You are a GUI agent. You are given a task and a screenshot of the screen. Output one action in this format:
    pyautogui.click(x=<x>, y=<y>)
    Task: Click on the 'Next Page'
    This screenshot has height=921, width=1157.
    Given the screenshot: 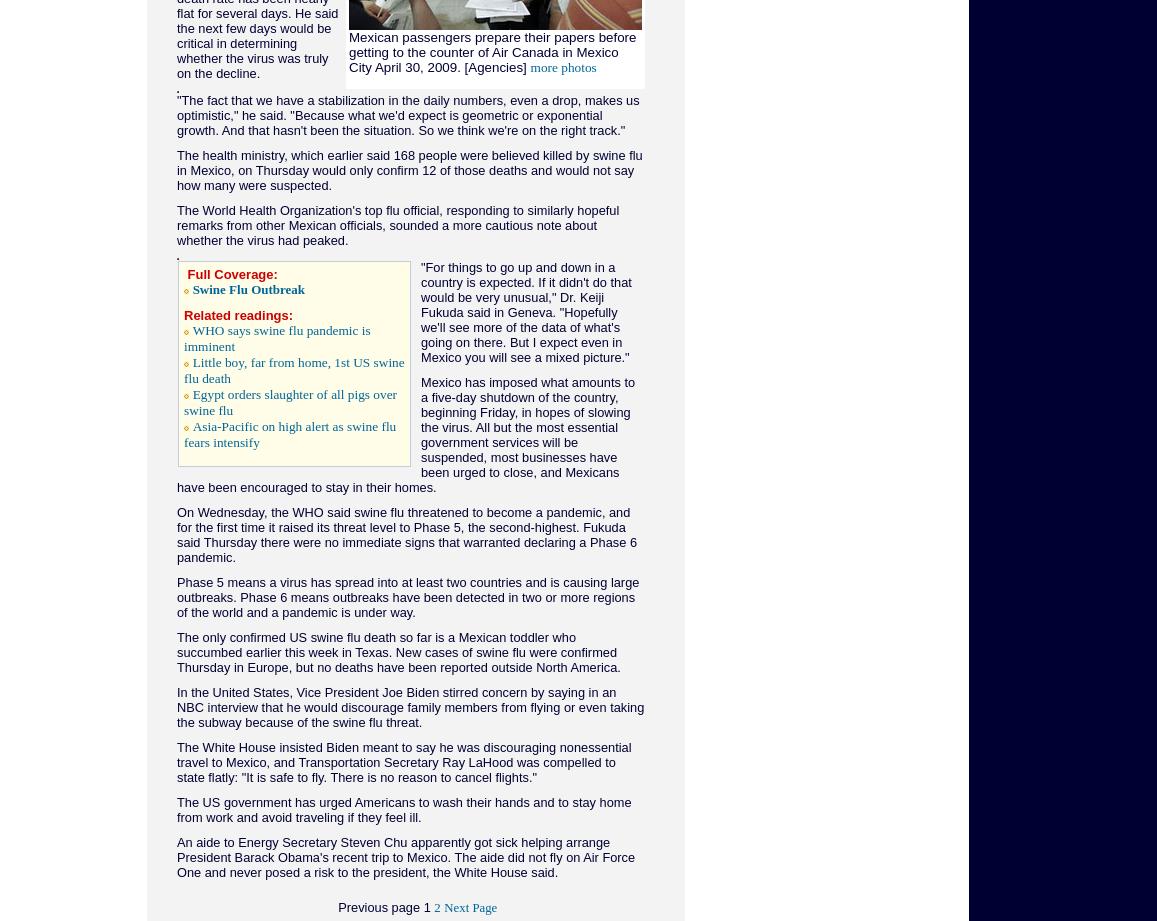 What is the action you would take?
    pyautogui.click(x=470, y=907)
    